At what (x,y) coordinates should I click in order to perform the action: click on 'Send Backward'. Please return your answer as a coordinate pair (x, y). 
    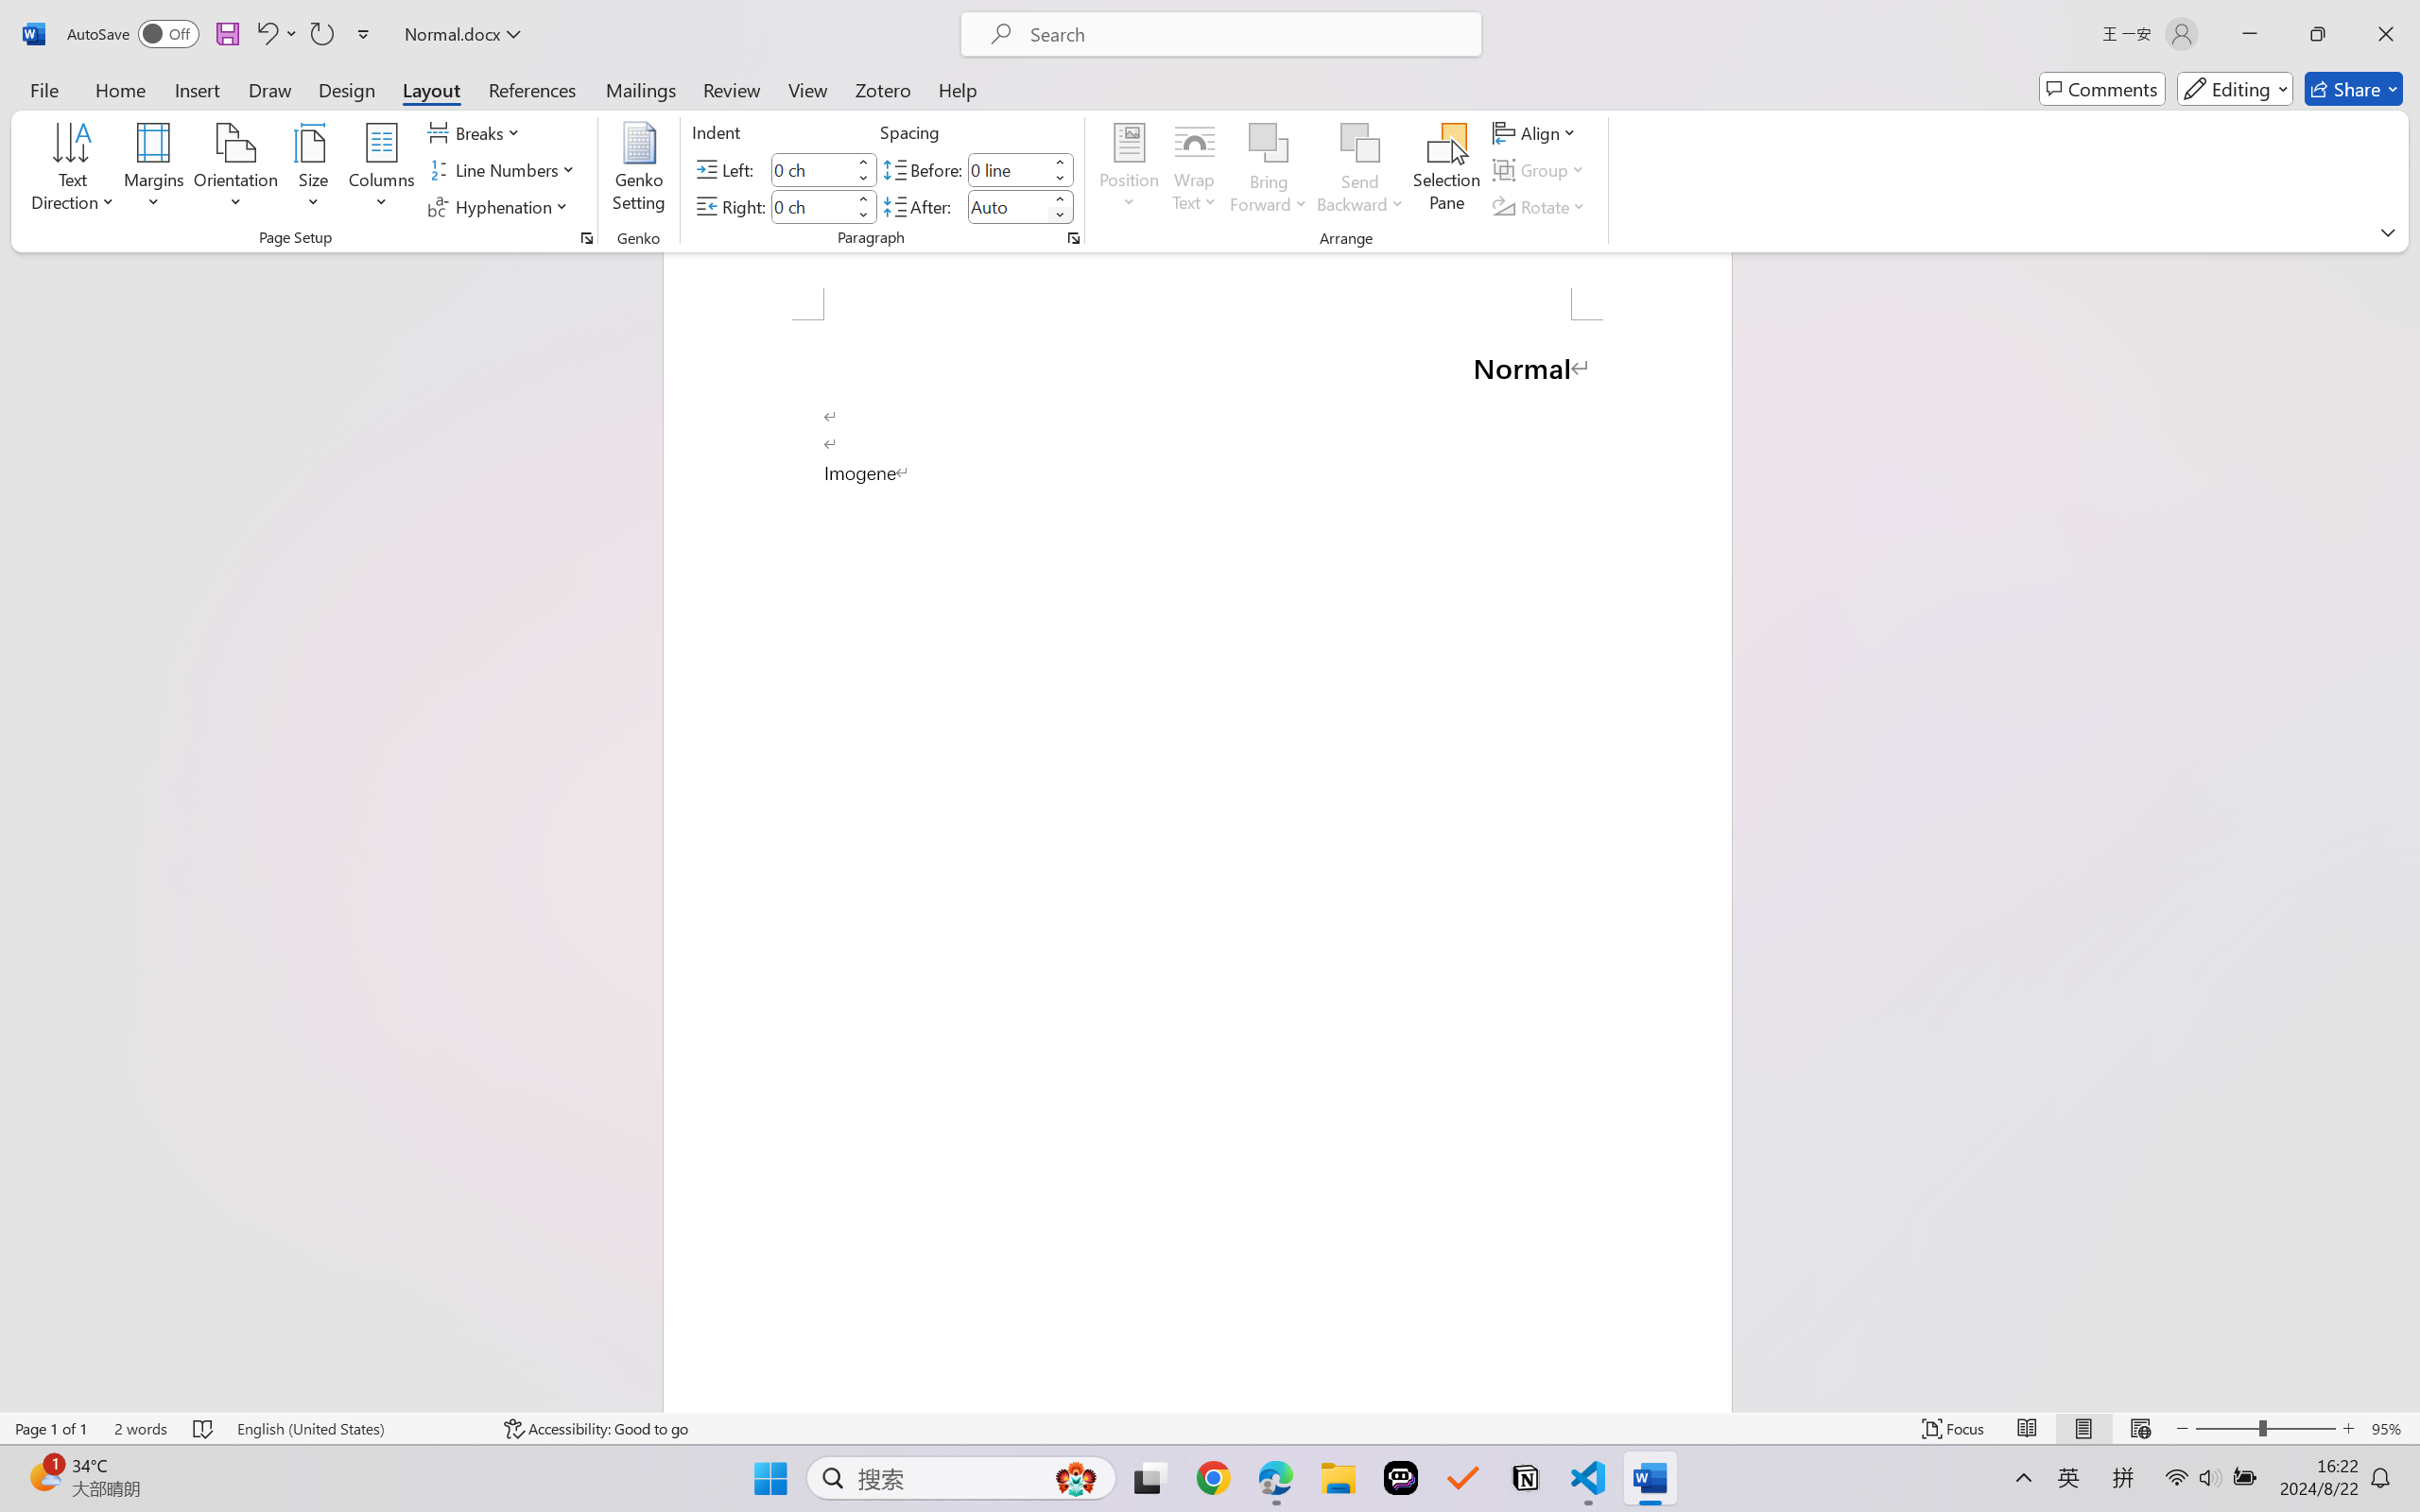
    Looking at the image, I should click on (1360, 143).